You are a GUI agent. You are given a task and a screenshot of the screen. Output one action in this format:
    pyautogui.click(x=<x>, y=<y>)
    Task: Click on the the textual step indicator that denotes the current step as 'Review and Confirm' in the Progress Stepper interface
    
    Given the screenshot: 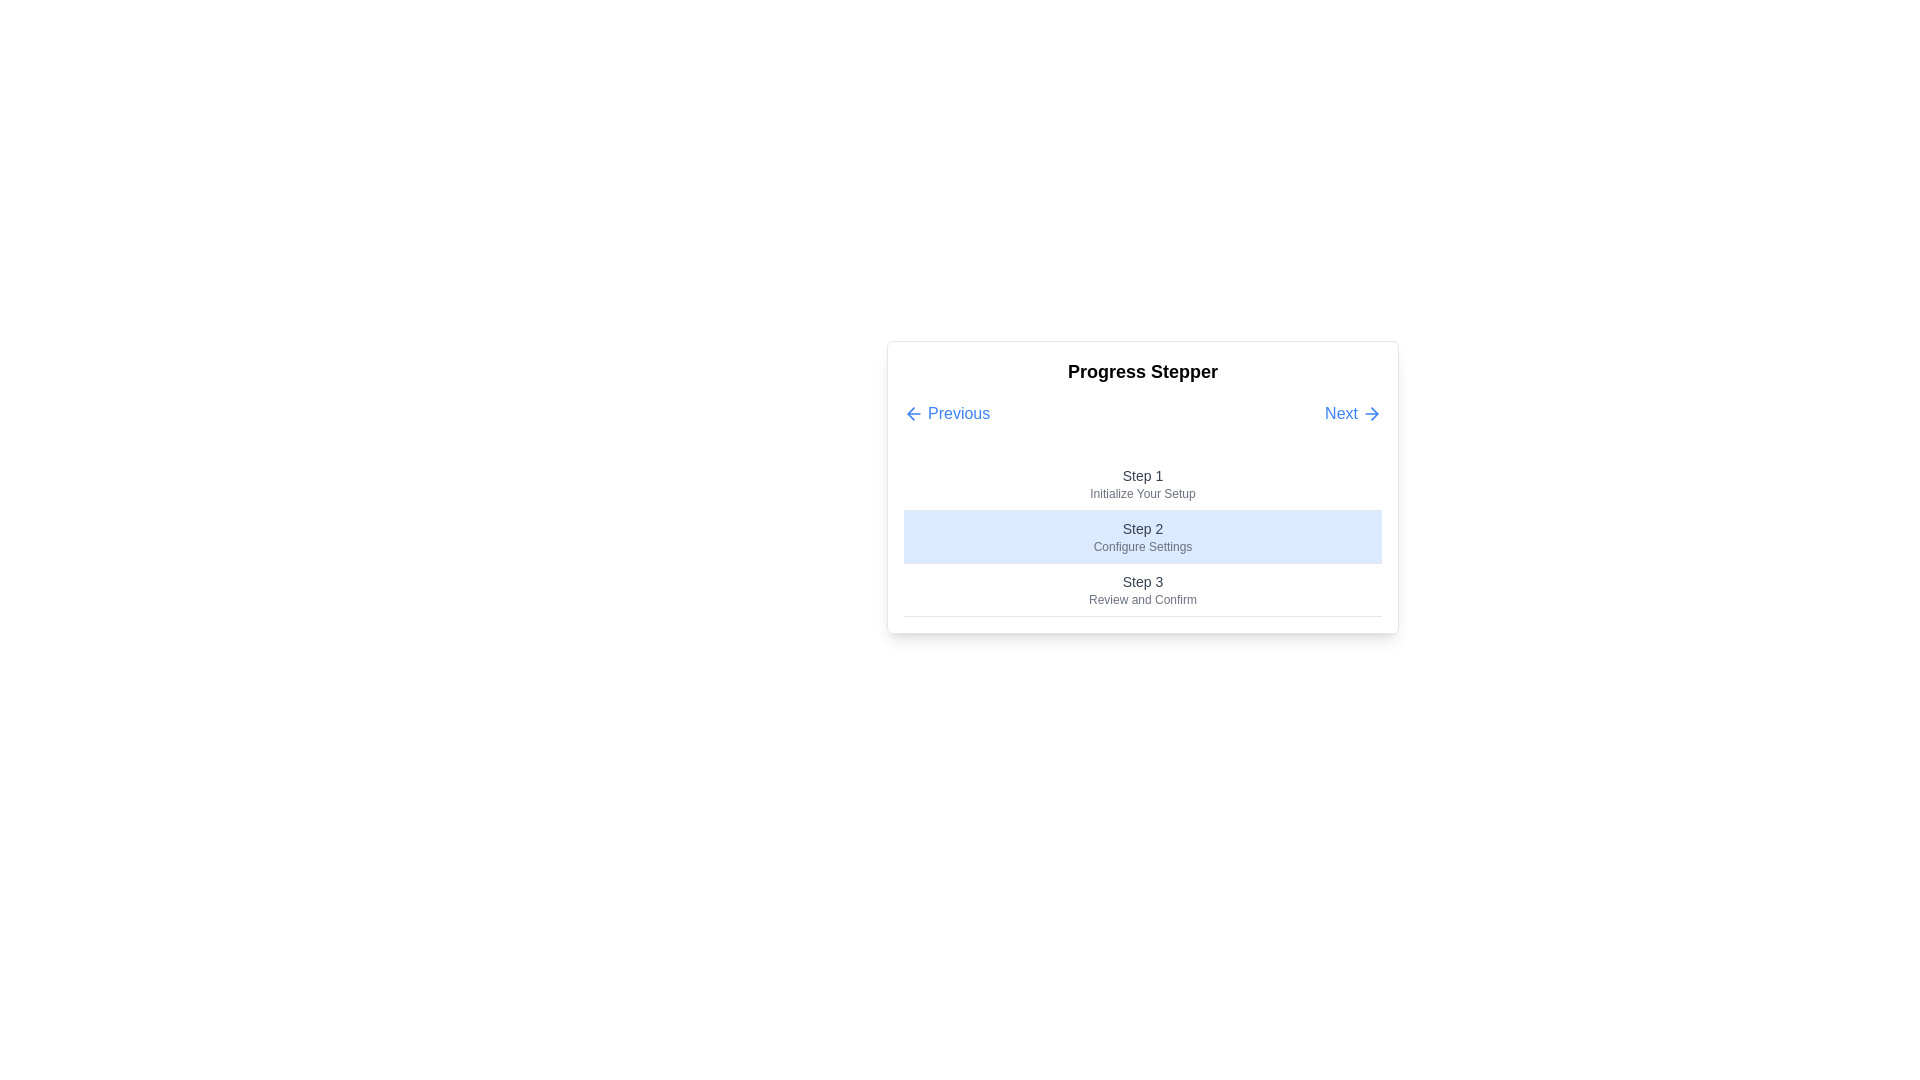 What is the action you would take?
    pyautogui.click(x=1142, y=589)
    